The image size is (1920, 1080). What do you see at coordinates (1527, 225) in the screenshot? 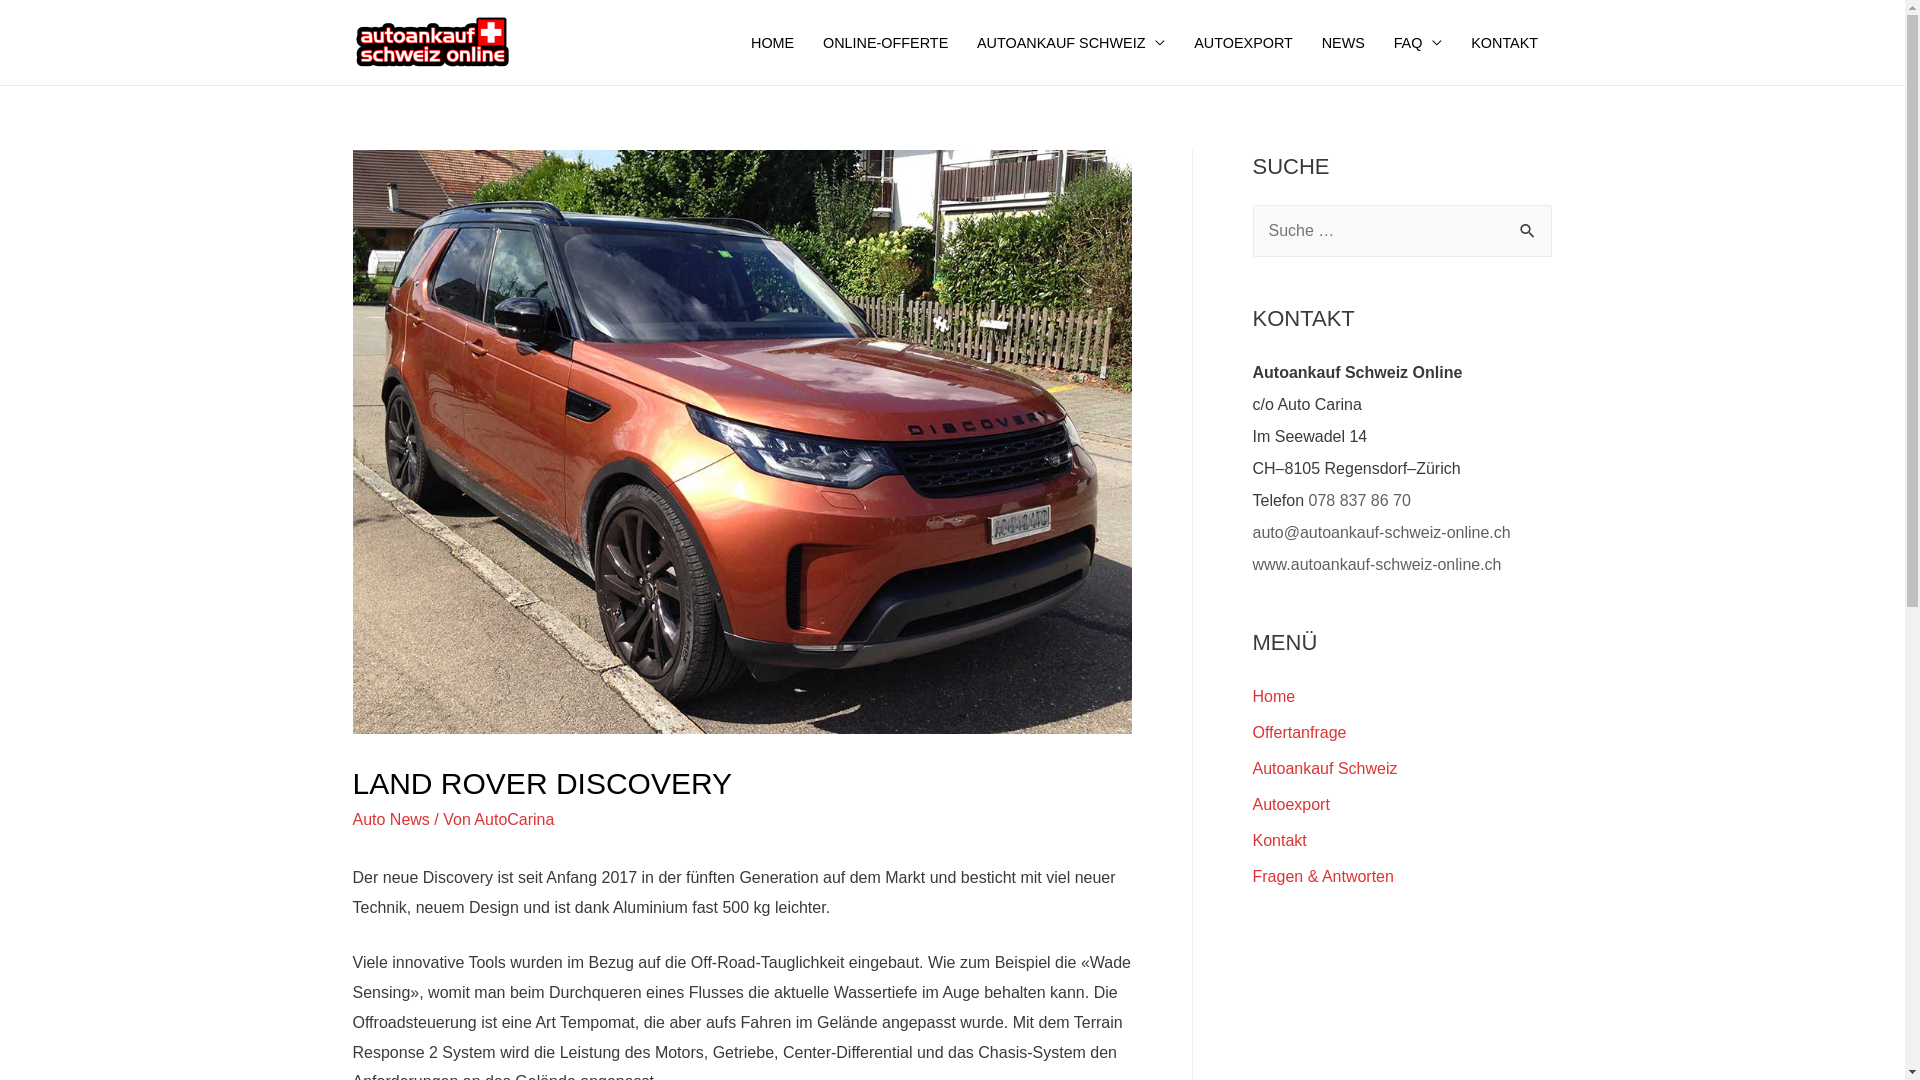
I see `'Suche'` at bounding box center [1527, 225].